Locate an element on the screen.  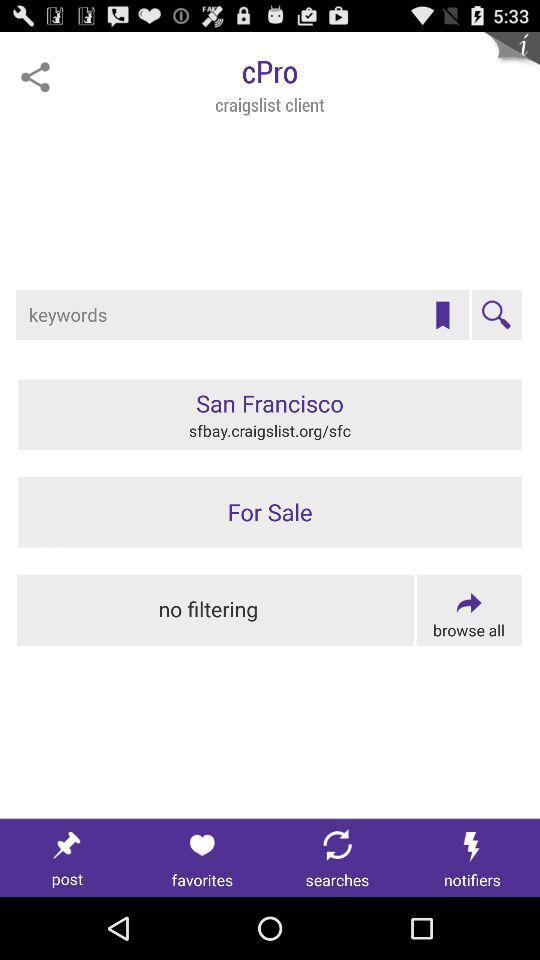
browse all is located at coordinates (469, 609).